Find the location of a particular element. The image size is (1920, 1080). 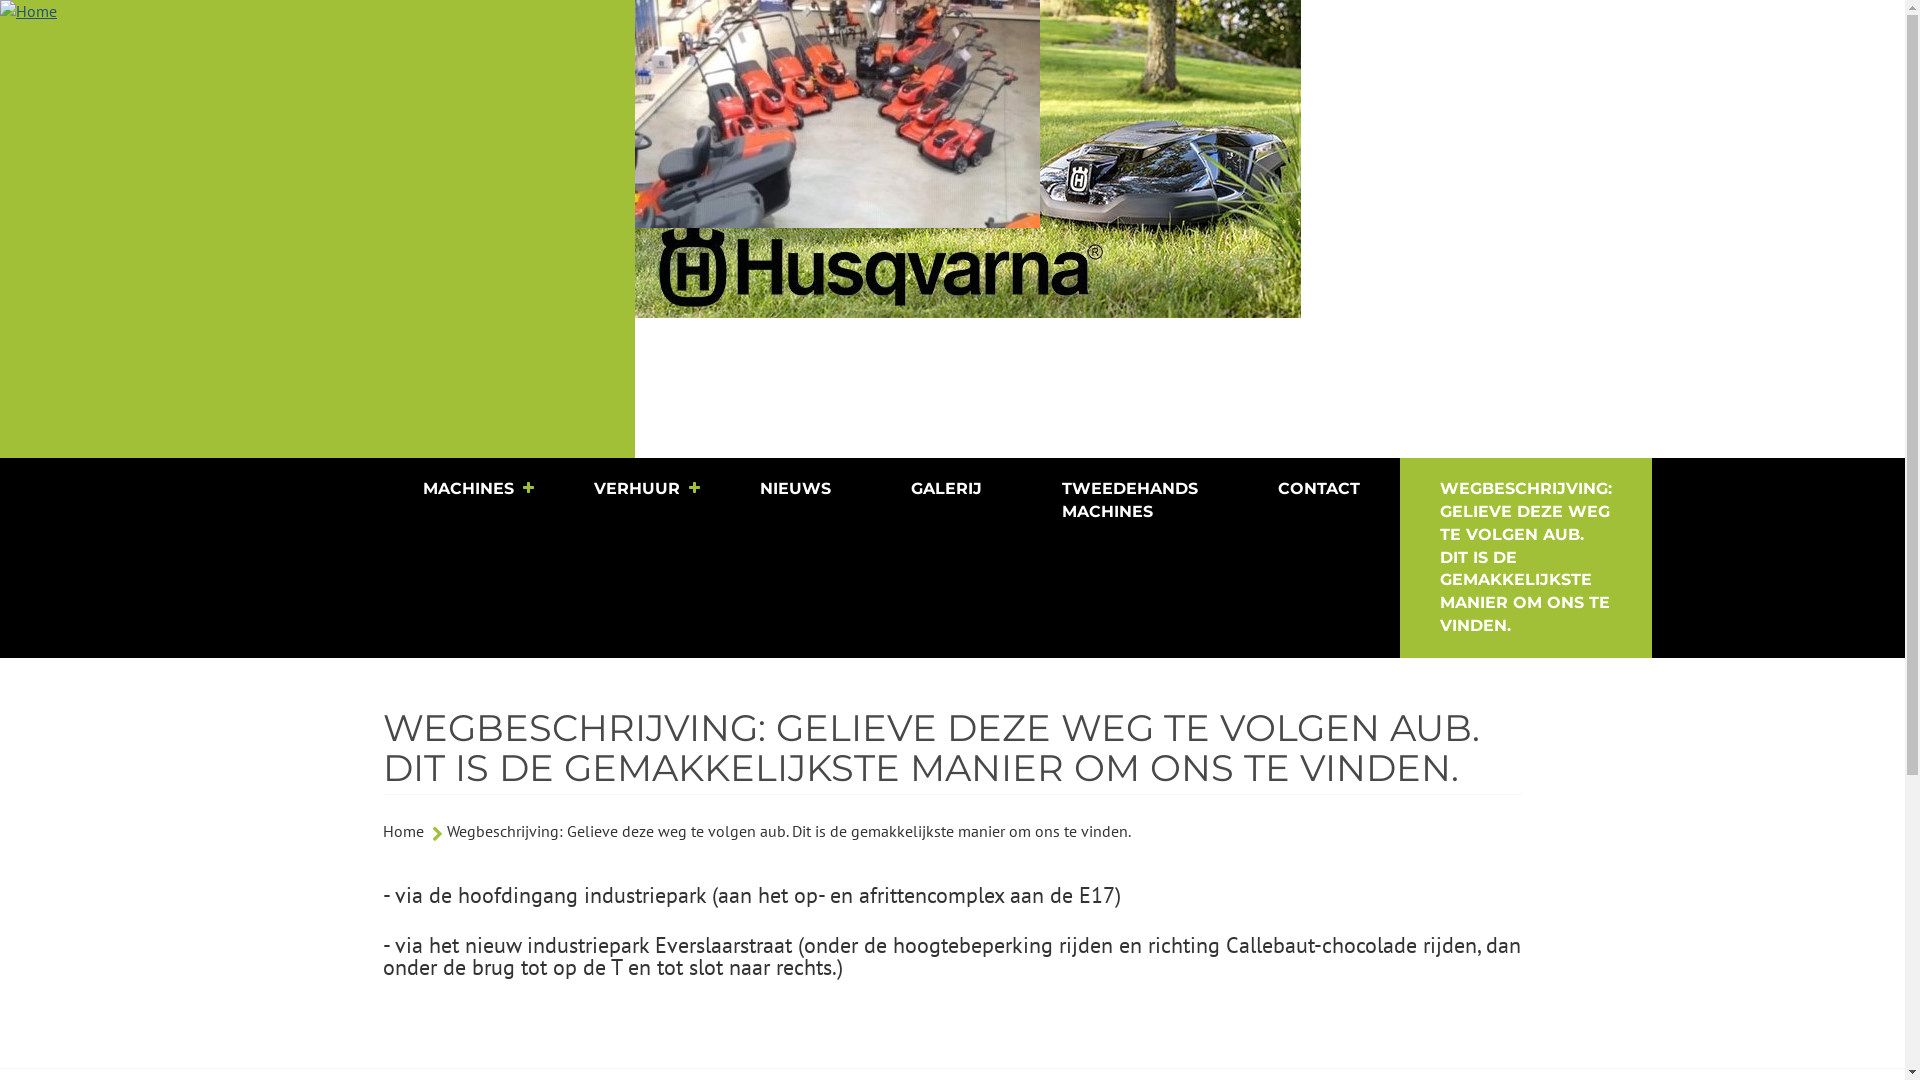

'CONTACT' is located at coordinates (1319, 489).